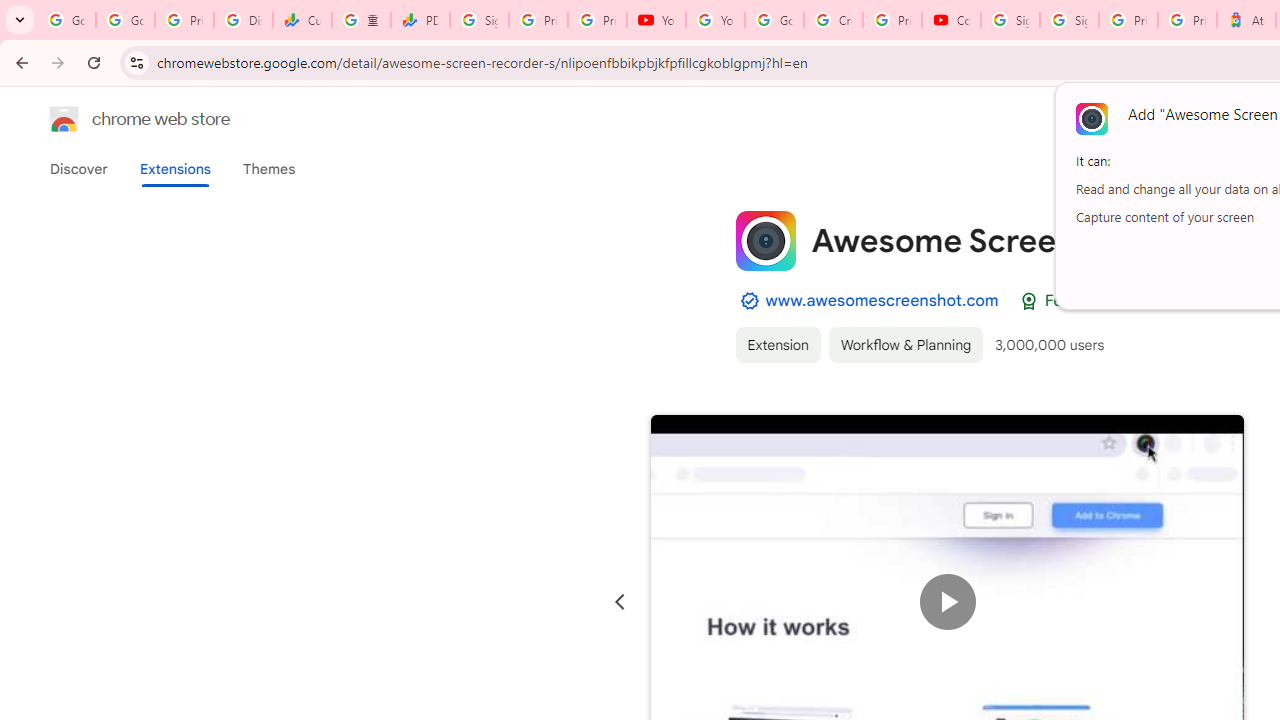  Describe the element at coordinates (64, 119) in the screenshot. I see `'Chrome Web Store logo'` at that location.